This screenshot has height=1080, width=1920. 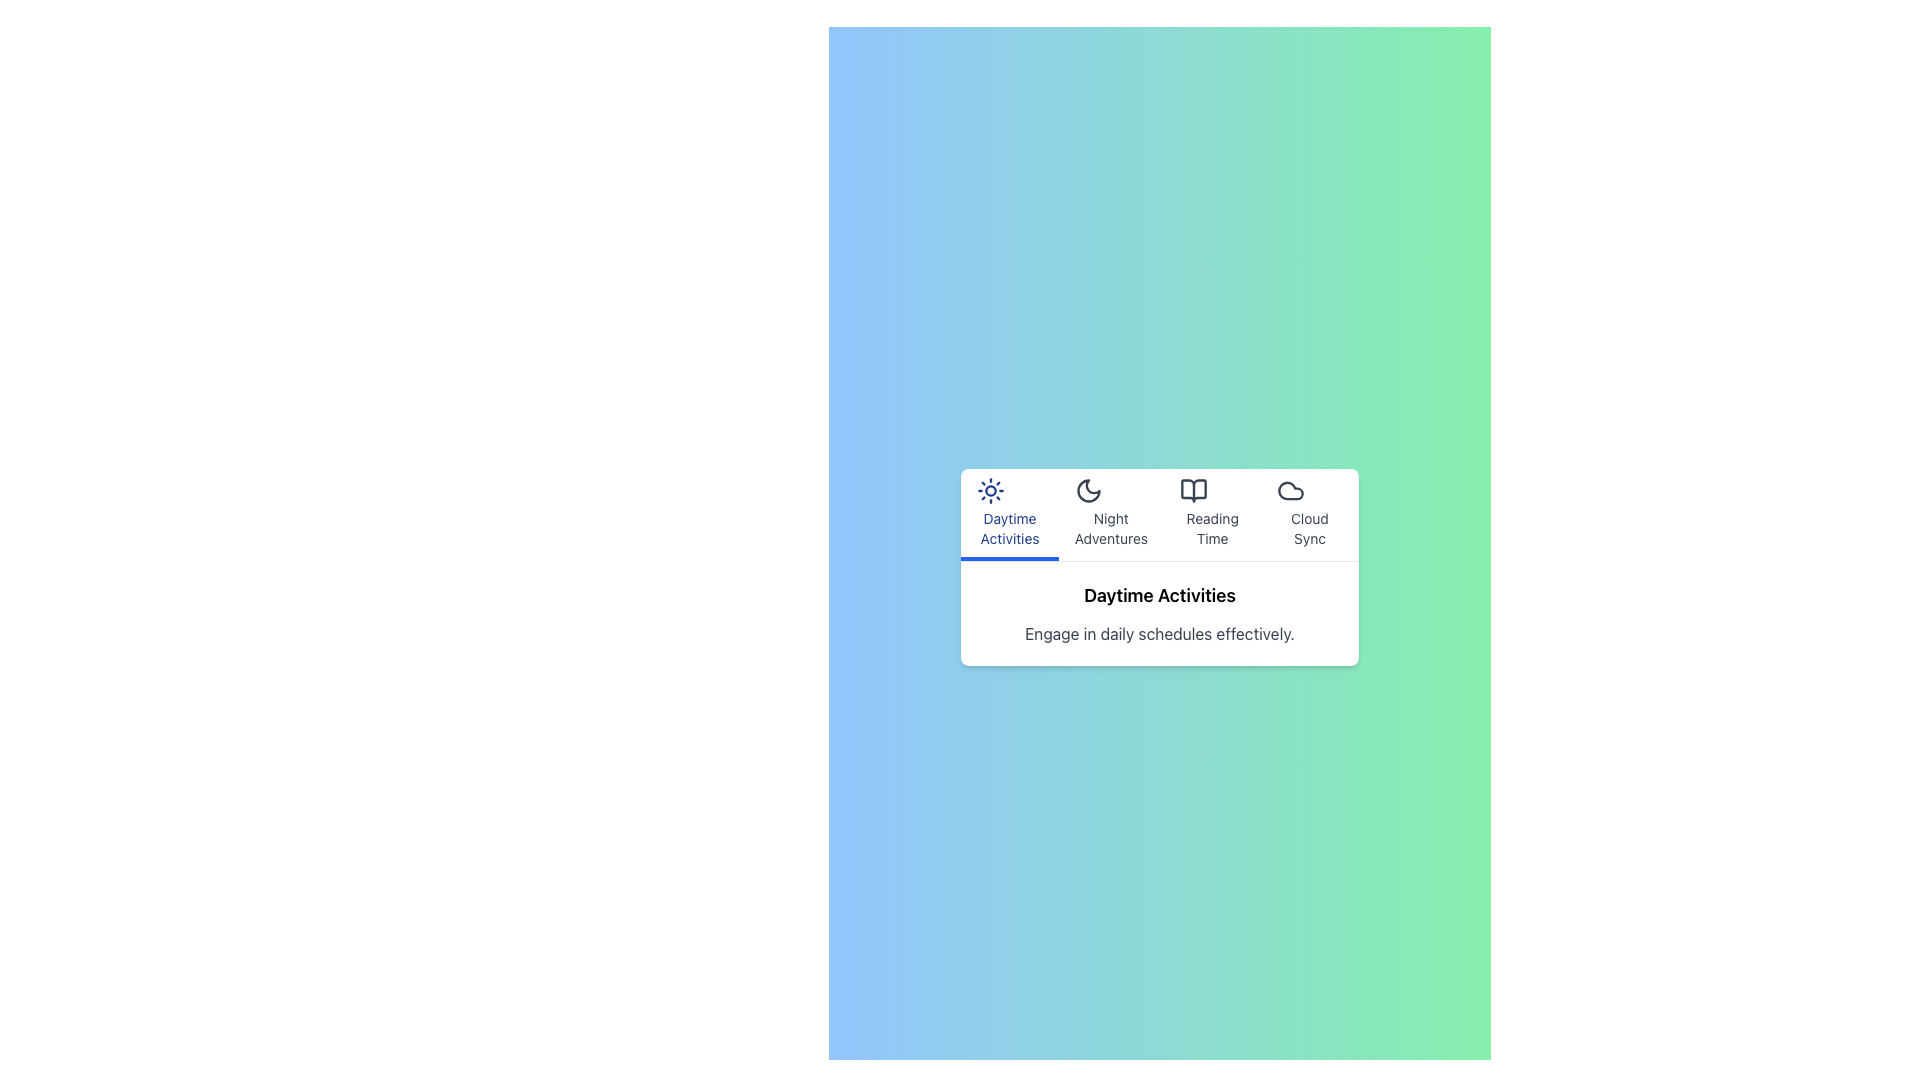 What do you see at coordinates (1211, 527) in the screenshot?
I see `text label 'Reading Time' which is centrally aligned and positioned below a book icon in the navigation bar at the top of the card` at bounding box center [1211, 527].